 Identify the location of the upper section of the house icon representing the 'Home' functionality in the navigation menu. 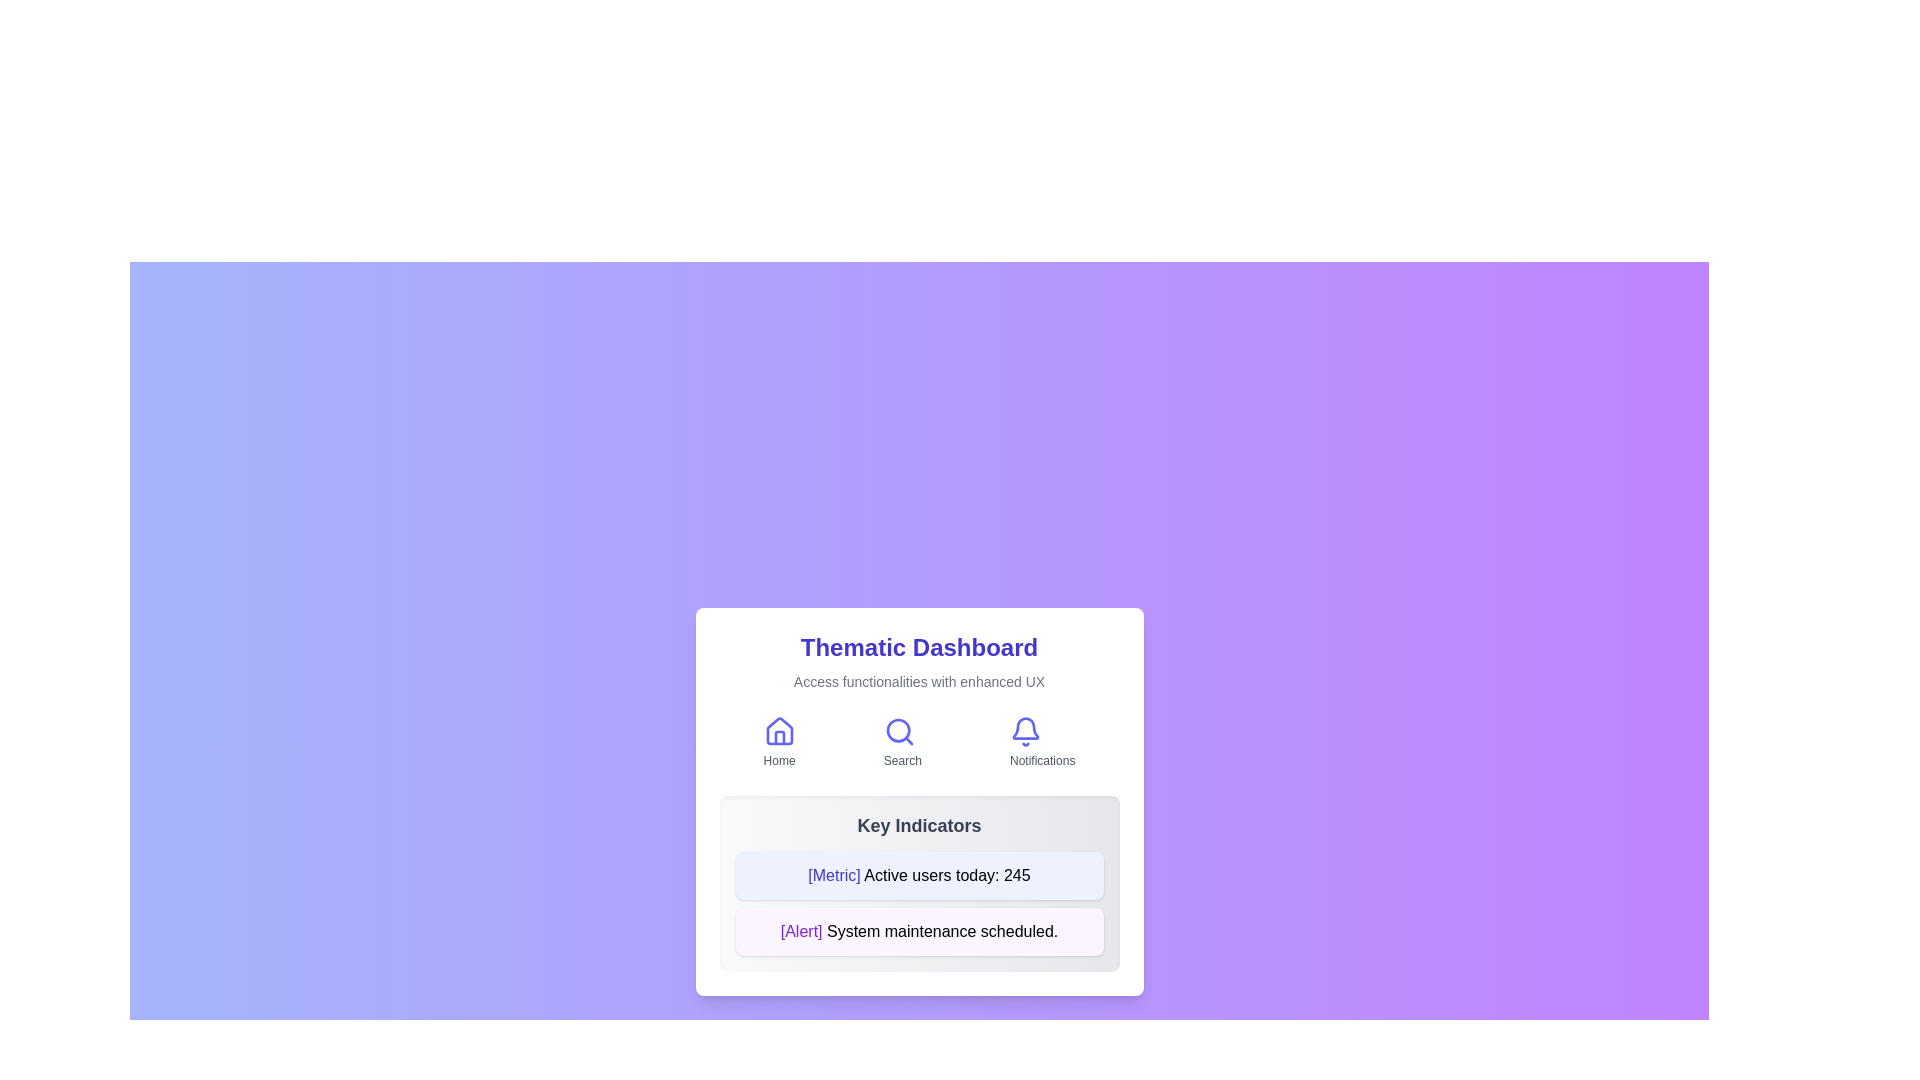
(778, 731).